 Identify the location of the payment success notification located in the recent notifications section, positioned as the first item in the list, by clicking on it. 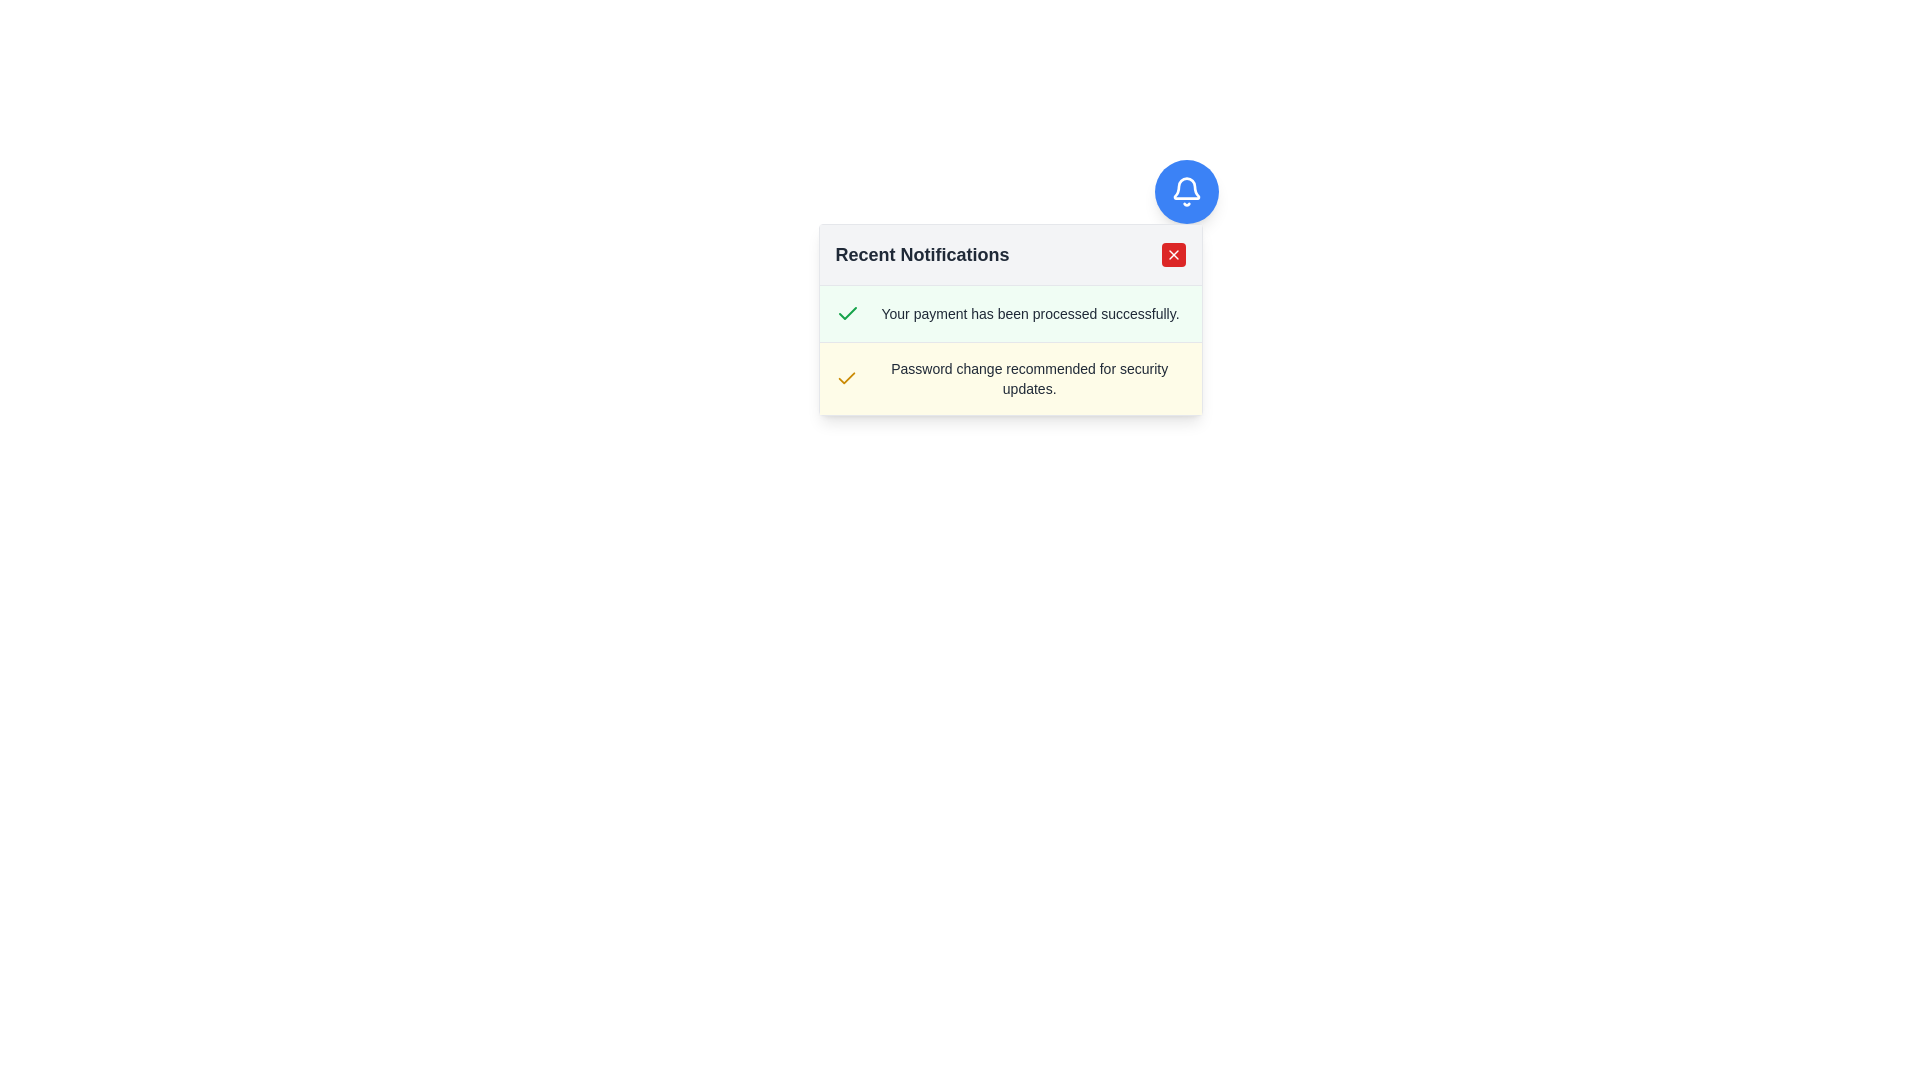
(1010, 314).